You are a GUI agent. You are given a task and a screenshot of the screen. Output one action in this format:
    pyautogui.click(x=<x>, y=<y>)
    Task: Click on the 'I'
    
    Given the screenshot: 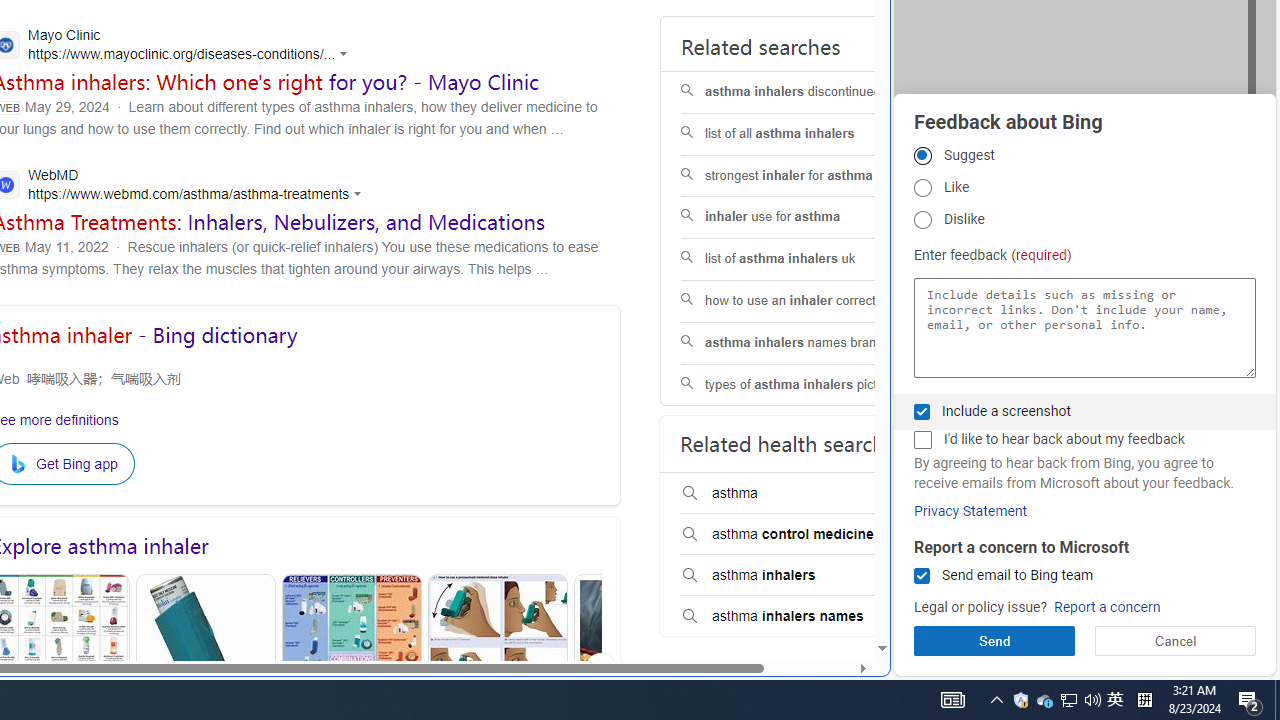 What is the action you would take?
    pyautogui.click(x=921, y=439)
    